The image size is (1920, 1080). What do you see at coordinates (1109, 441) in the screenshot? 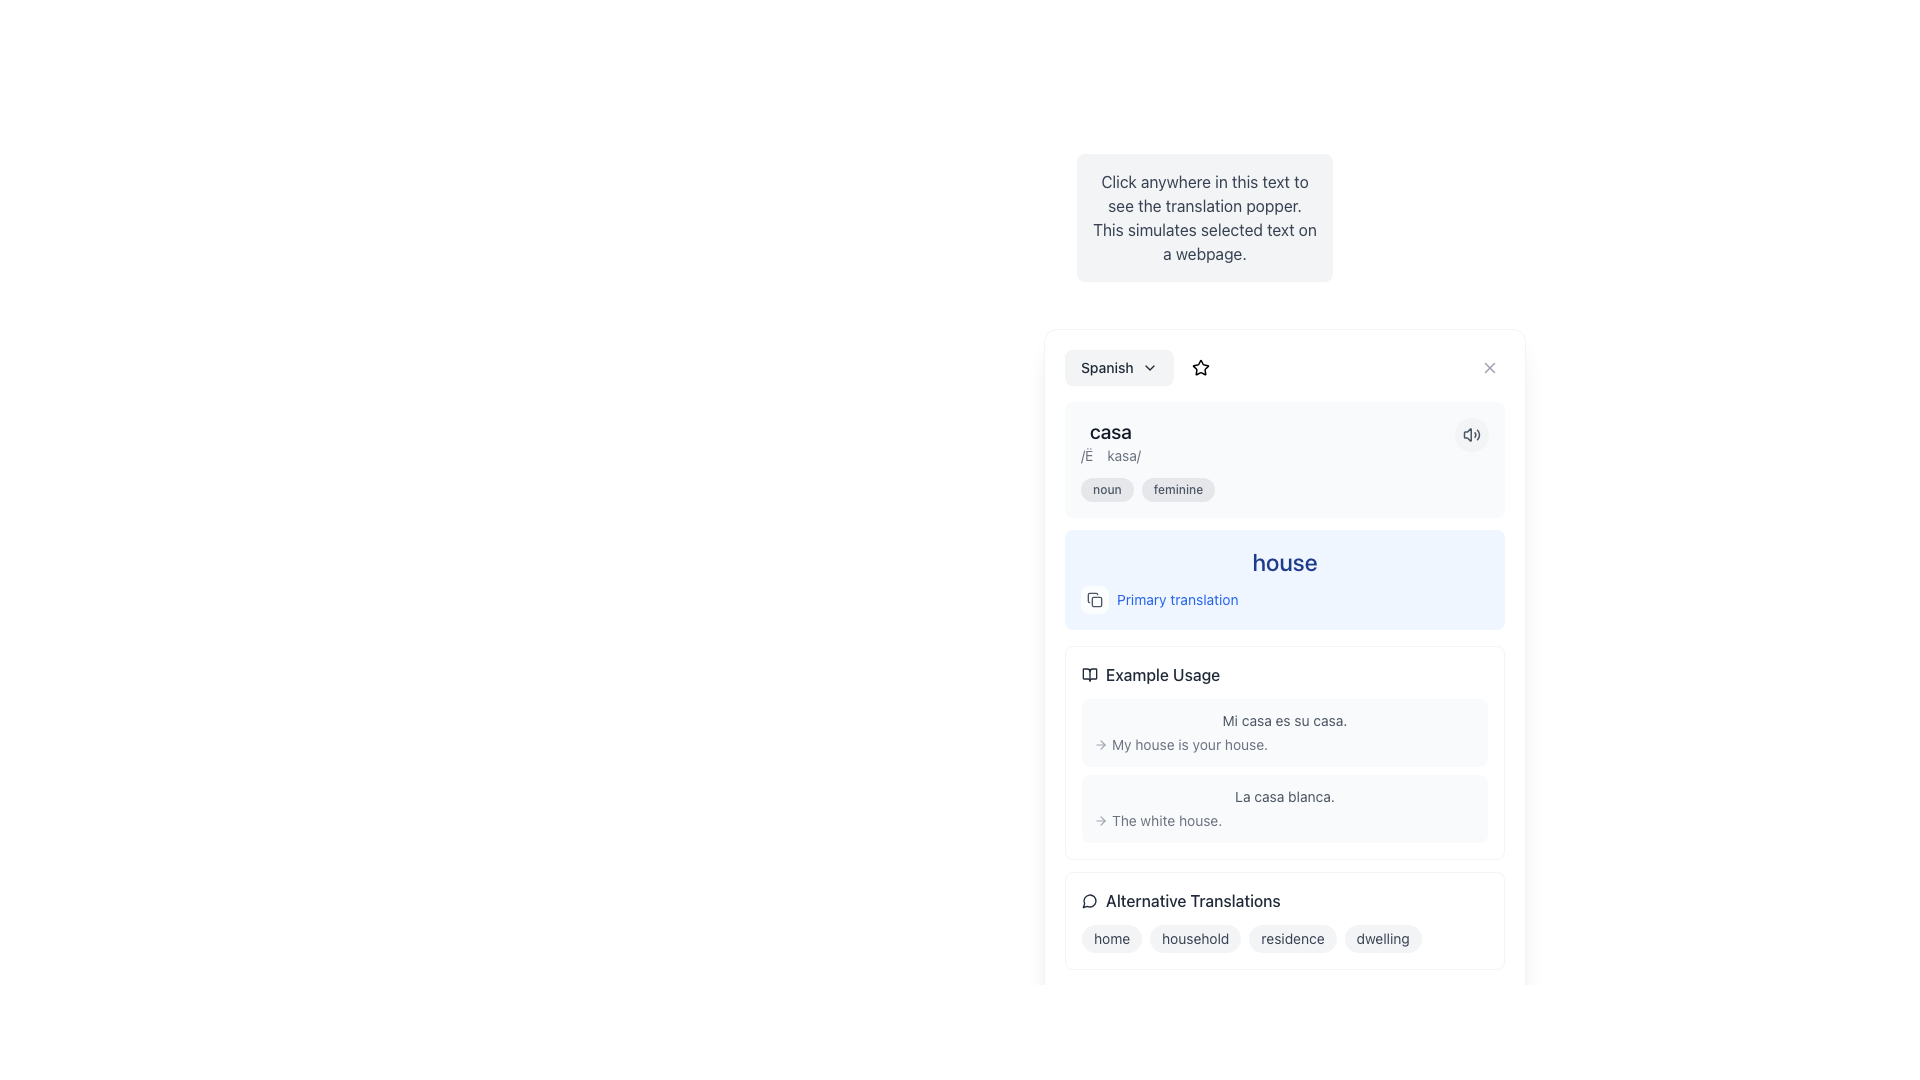
I see `displayed text, which consists of the word 'casa' in bold dark gray and the phonetic pronunciation '/Ëˆkasa/' in lighter gray, located near the top-left of the display pane` at bounding box center [1109, 441].